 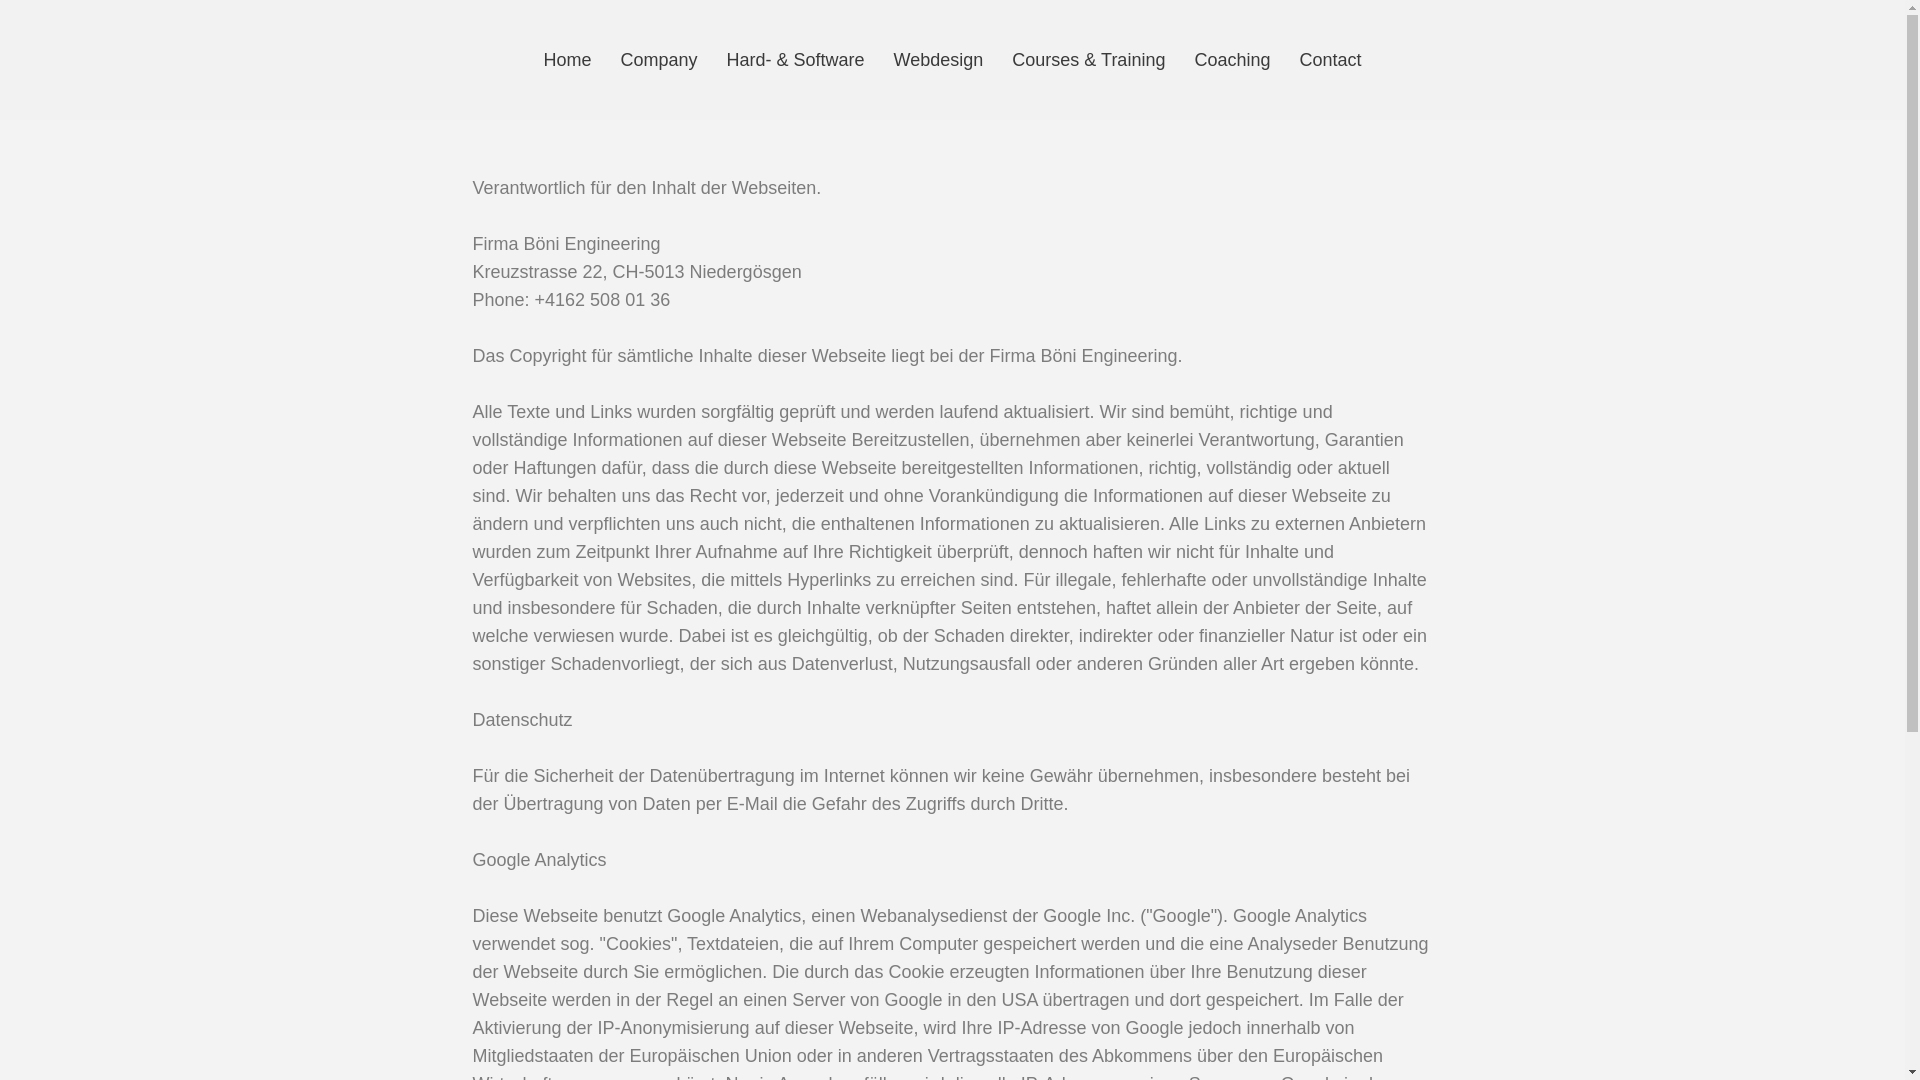 I want to click on 'Coaching', so click(x=1231, y=59).